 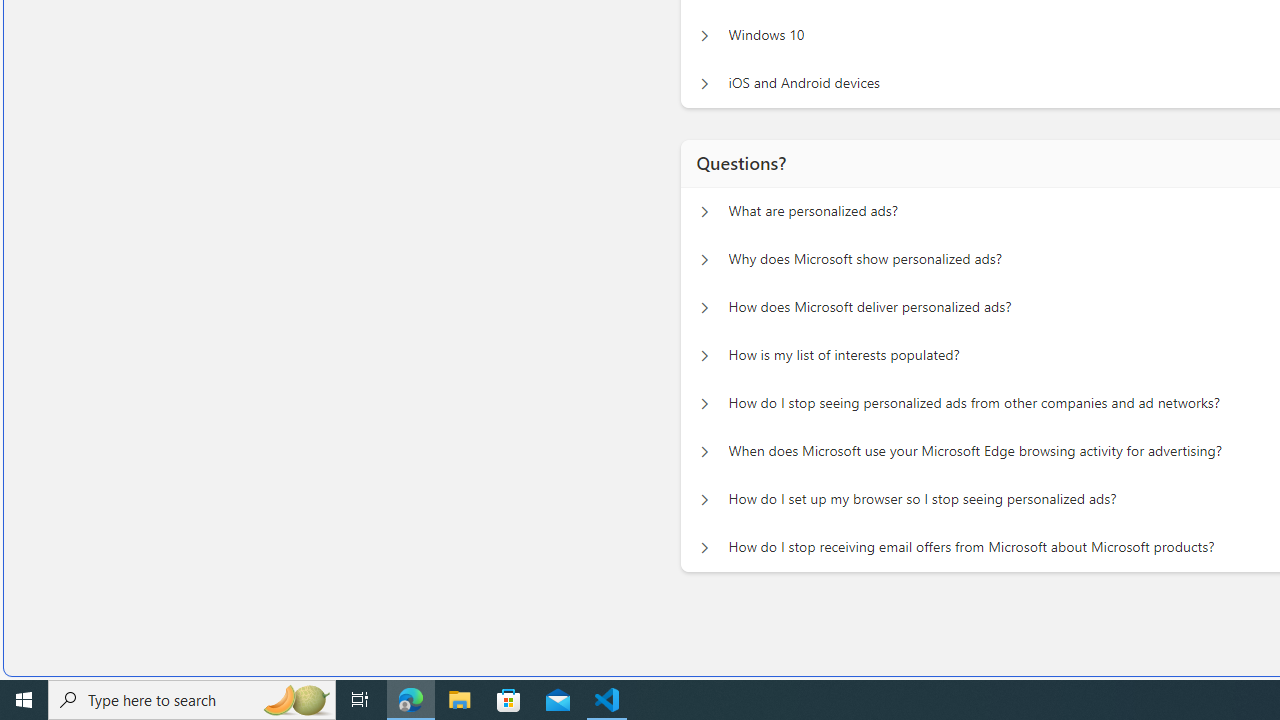 I want to click on 'Questions? What are personalized ads?', so click(x=704, y=206).